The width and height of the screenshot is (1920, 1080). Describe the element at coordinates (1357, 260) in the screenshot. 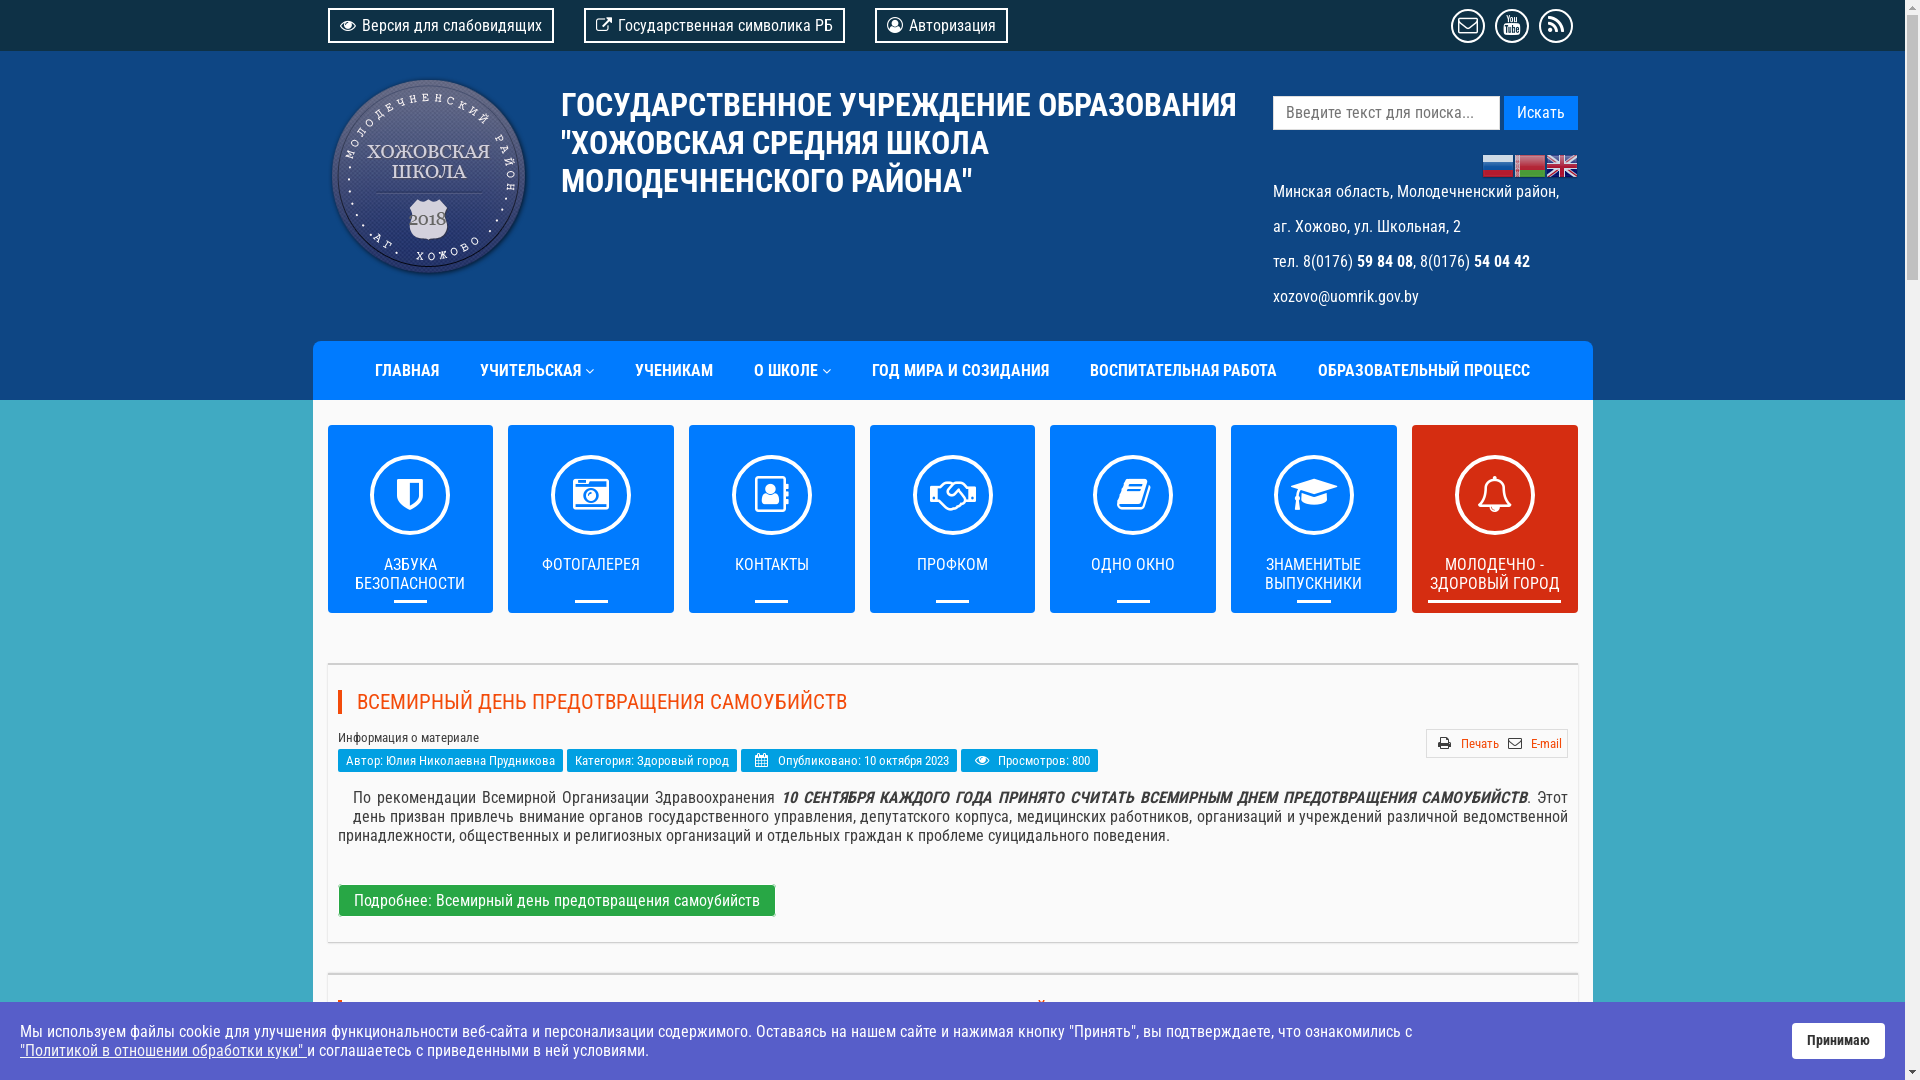

I see `'8(0176) 59 84 08'` at that location.